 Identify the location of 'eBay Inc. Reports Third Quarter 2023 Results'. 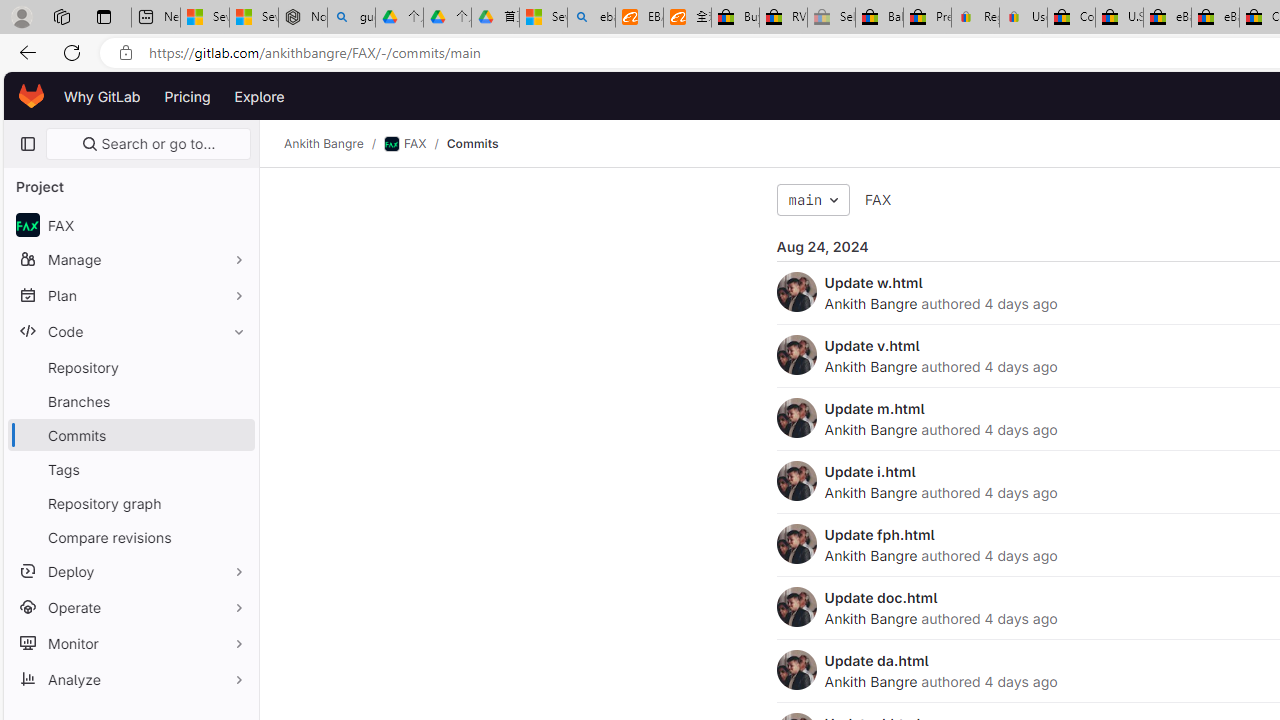
(1214, 17).